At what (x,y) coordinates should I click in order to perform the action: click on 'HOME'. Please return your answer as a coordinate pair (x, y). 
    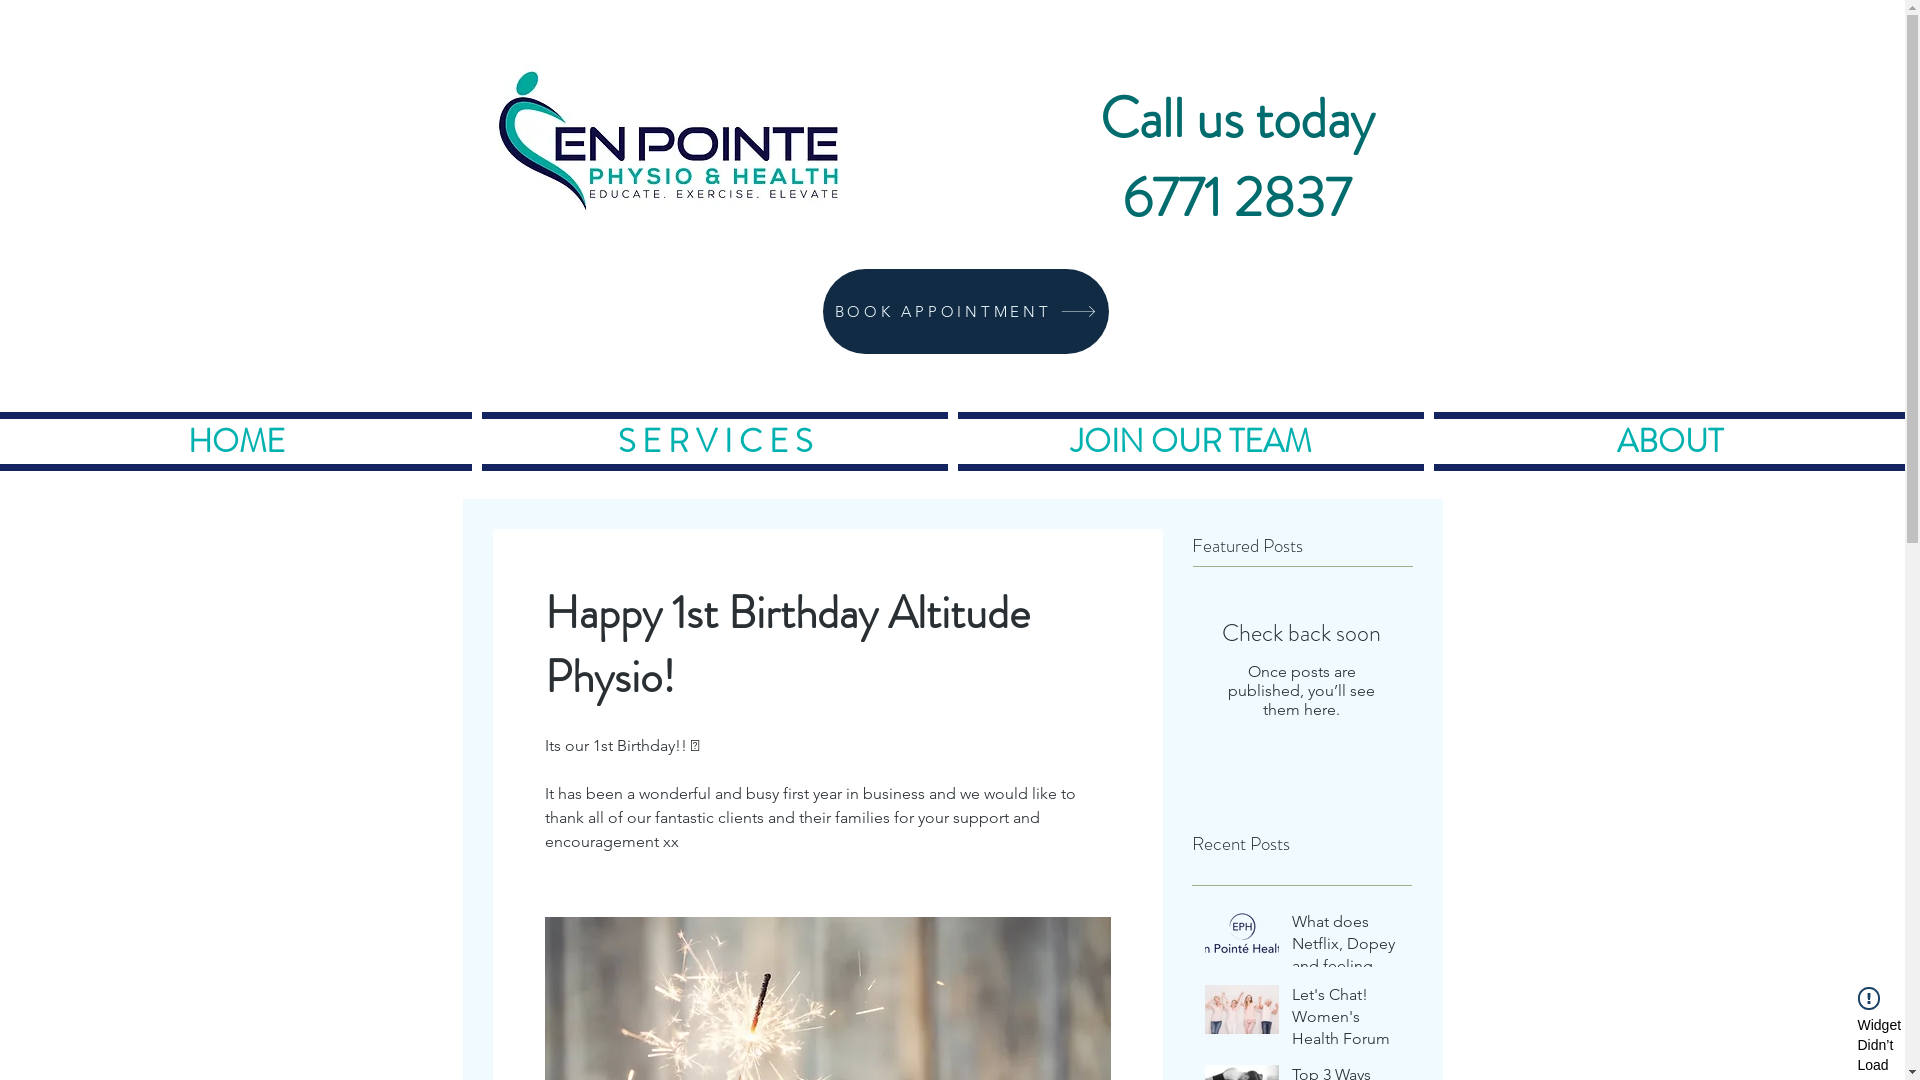
    Looking at the image, I should click on (238, 428).